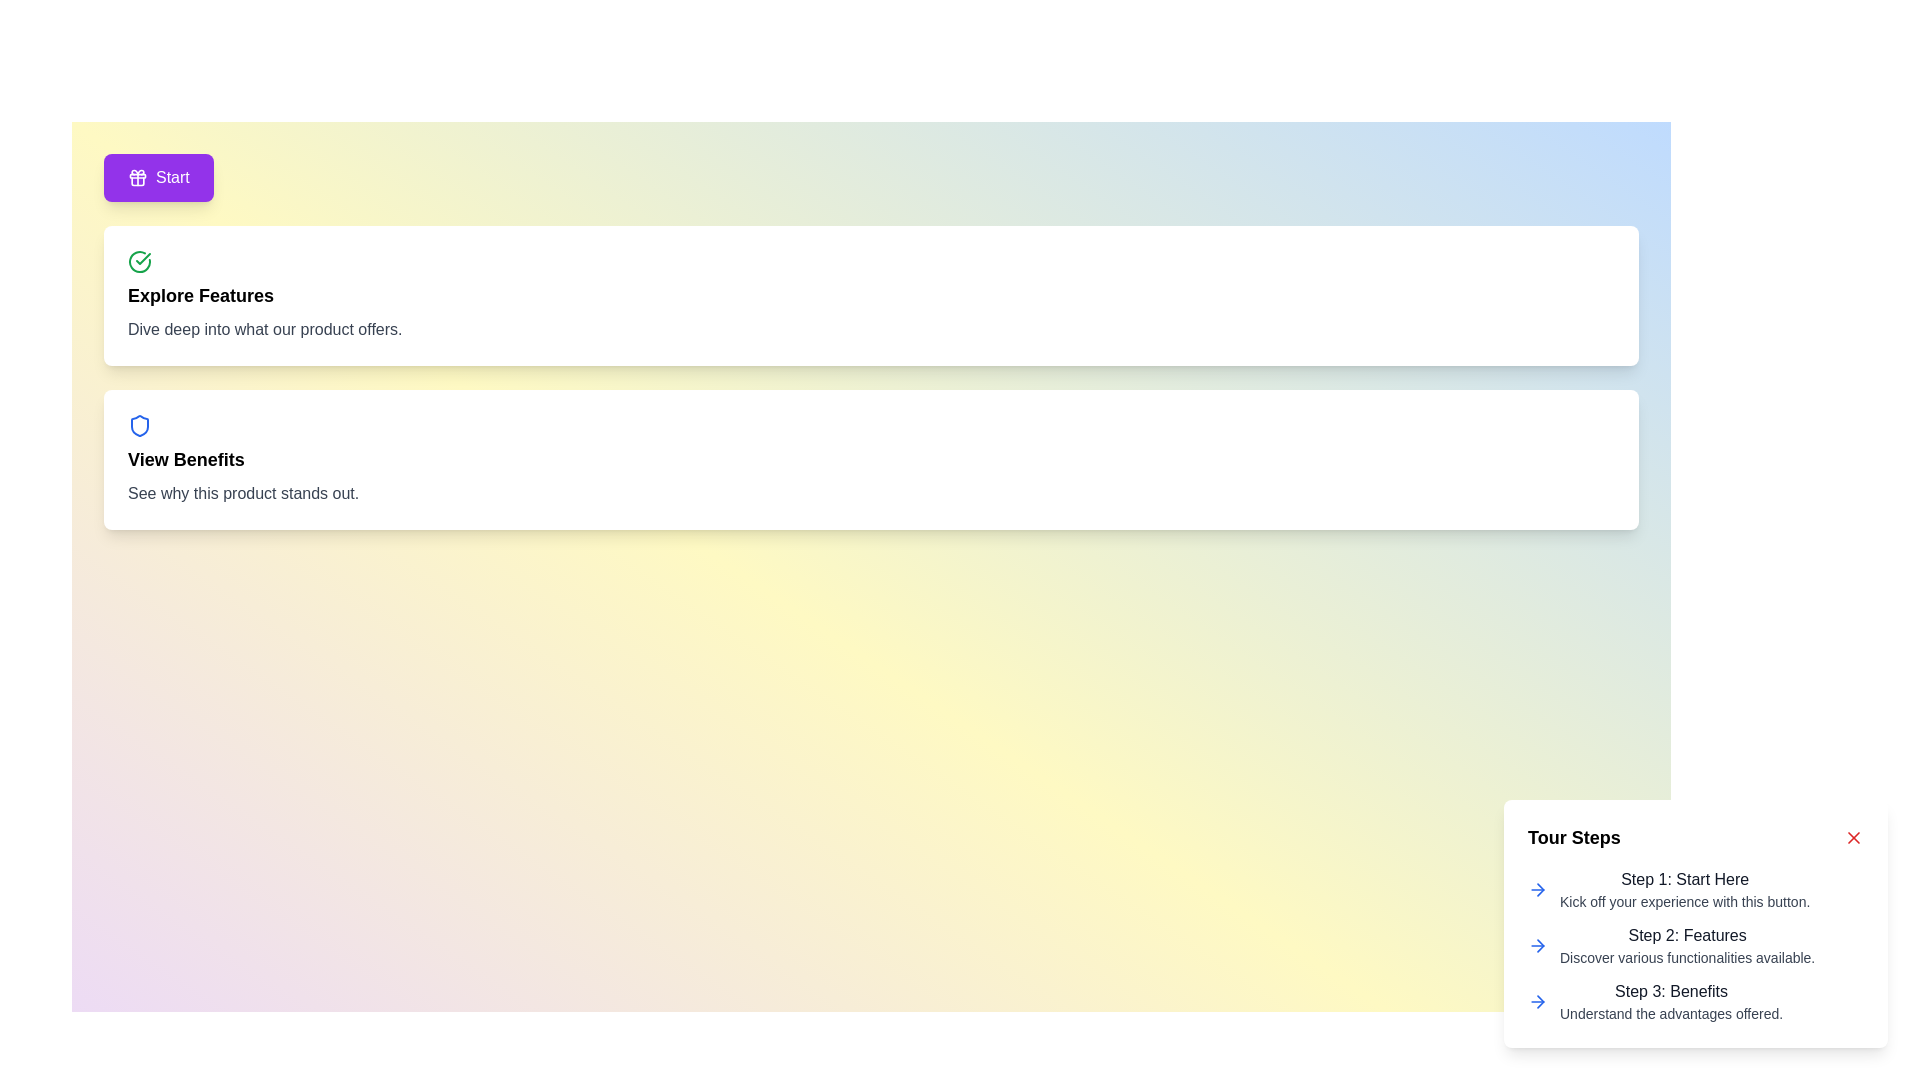 The image size is (1920, 1080). I want to click on text content of the bold and larger font text label that reads 'Explore Features', prominently displayed as a header within its card, located below a green checkmark and above a description text, so click(201, 296).